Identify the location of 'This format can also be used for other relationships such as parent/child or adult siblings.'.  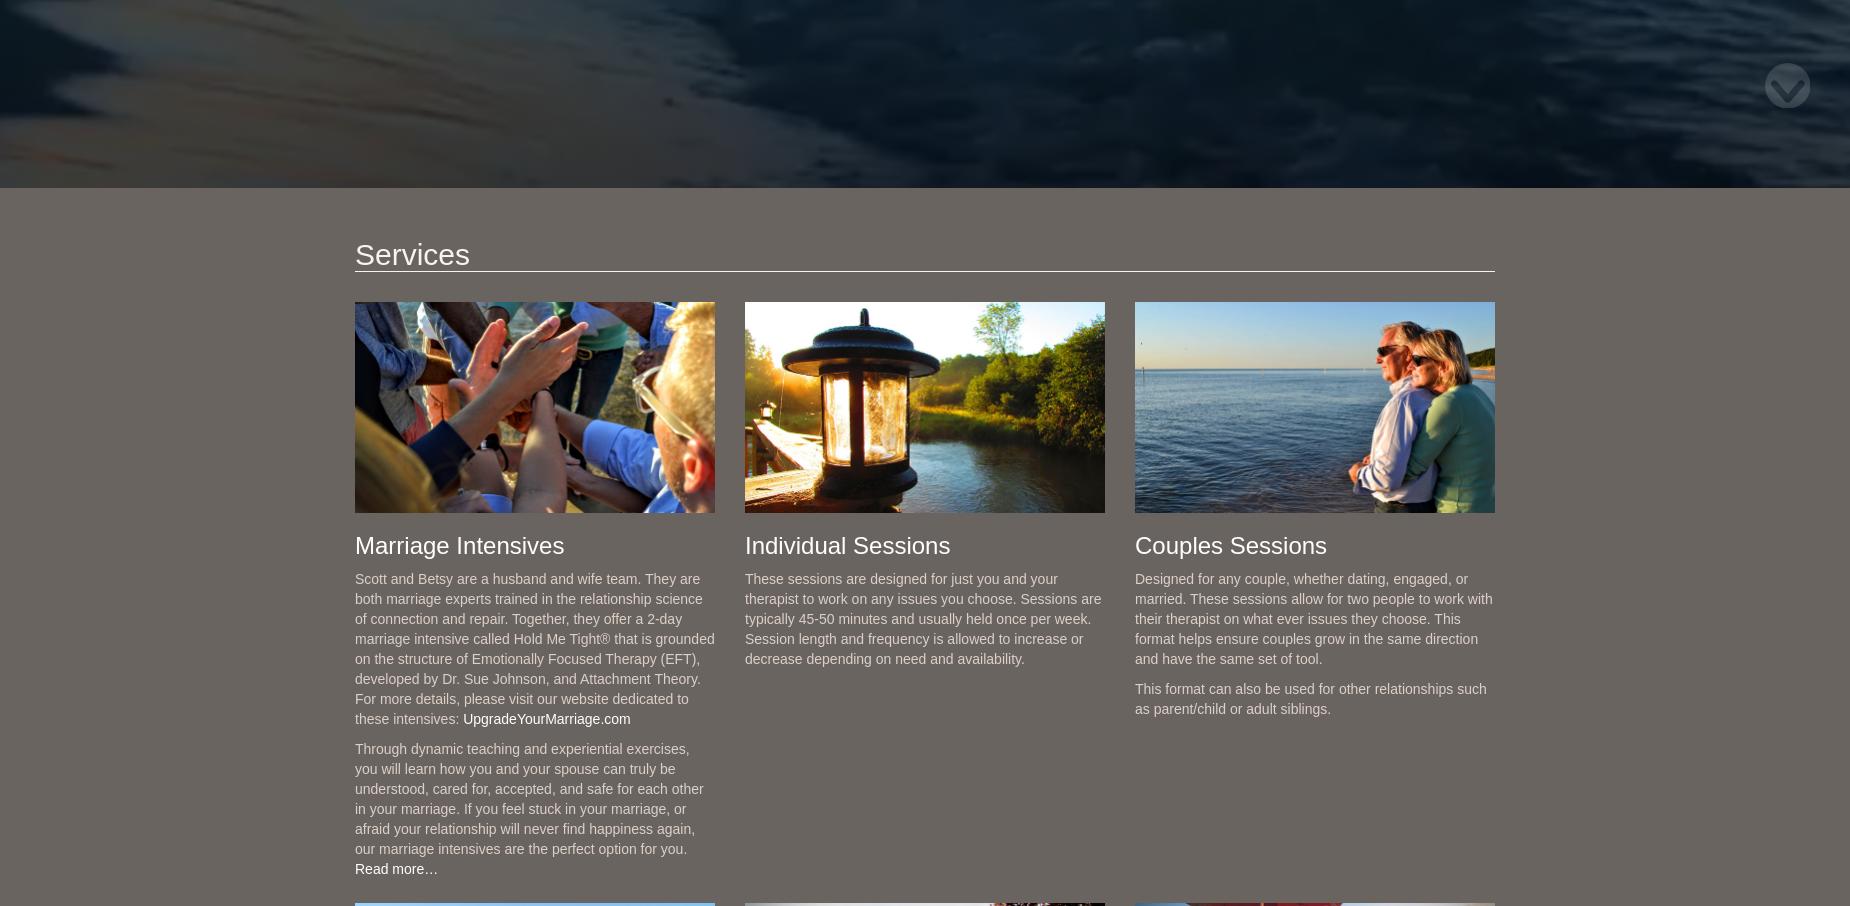
(1133, 698).